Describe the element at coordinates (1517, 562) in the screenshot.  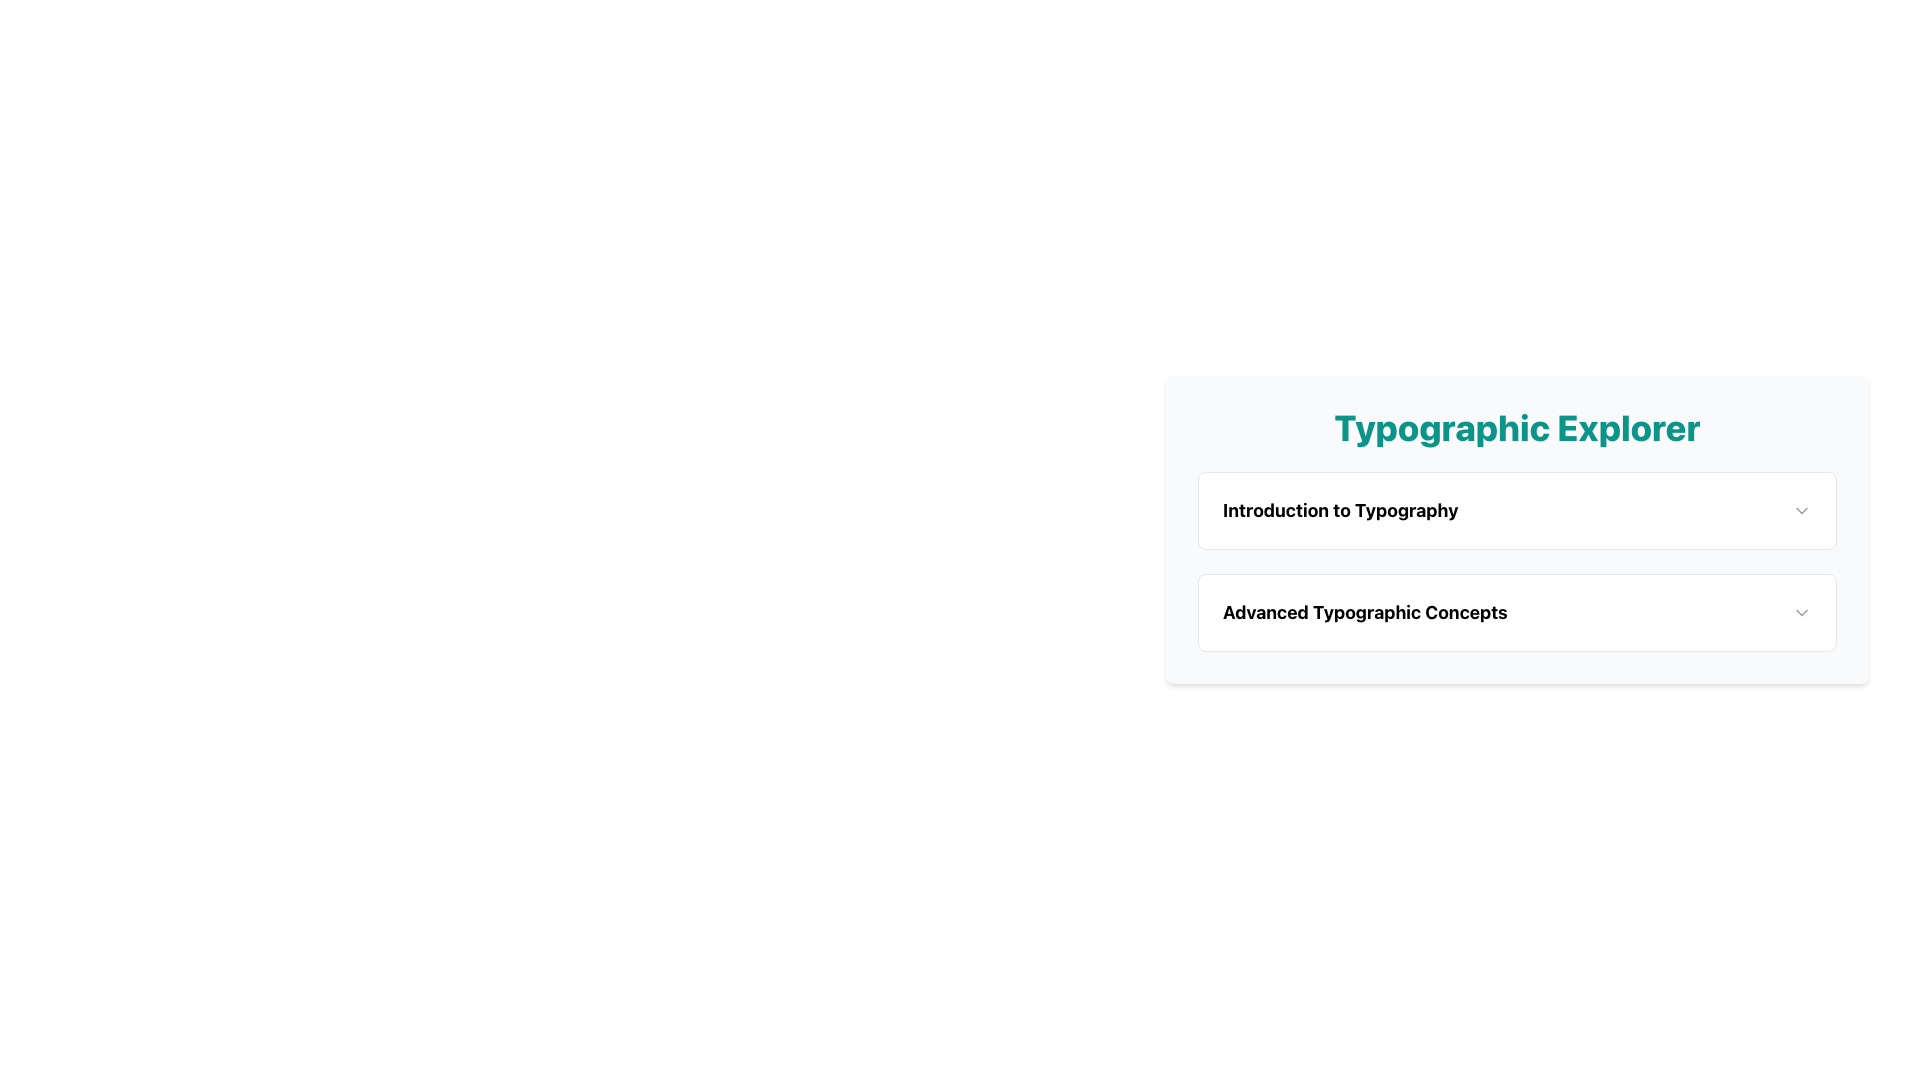
I see `the collapsible content section within the 'Typographic Explorer' interface` at that location.